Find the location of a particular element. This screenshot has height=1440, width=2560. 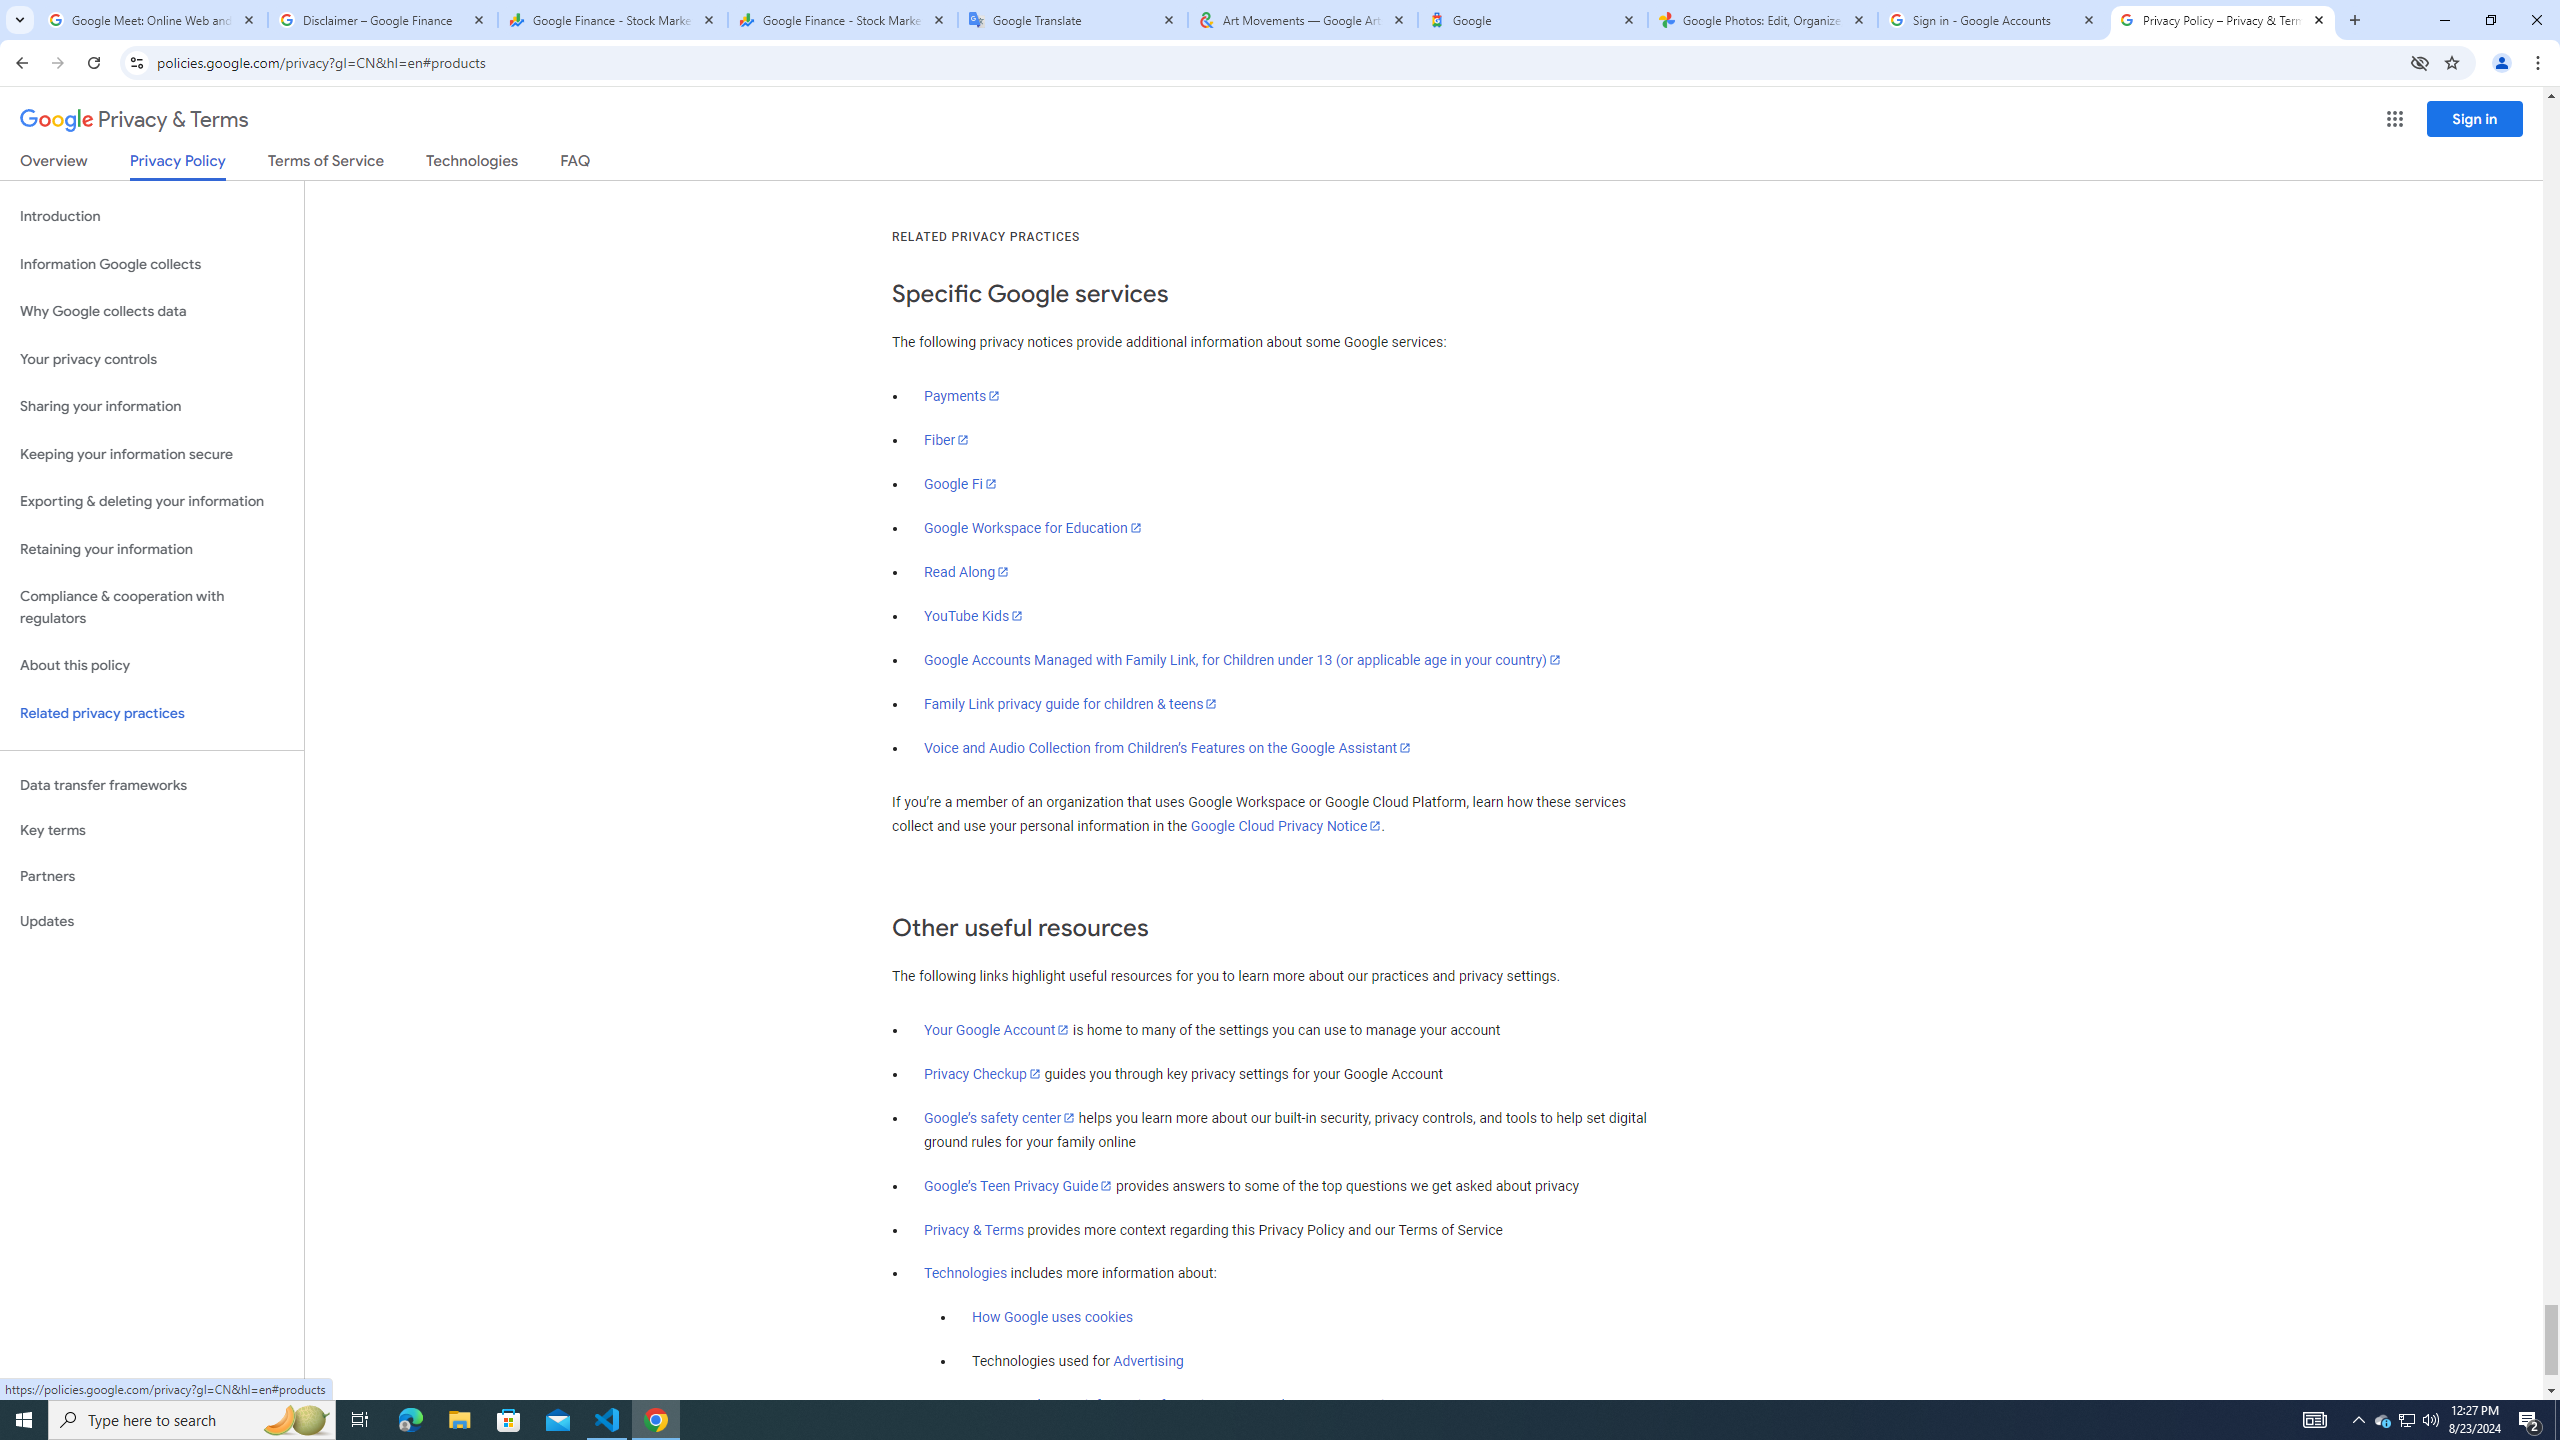

'YouTube Kids' is located at coordinates (974, 616).